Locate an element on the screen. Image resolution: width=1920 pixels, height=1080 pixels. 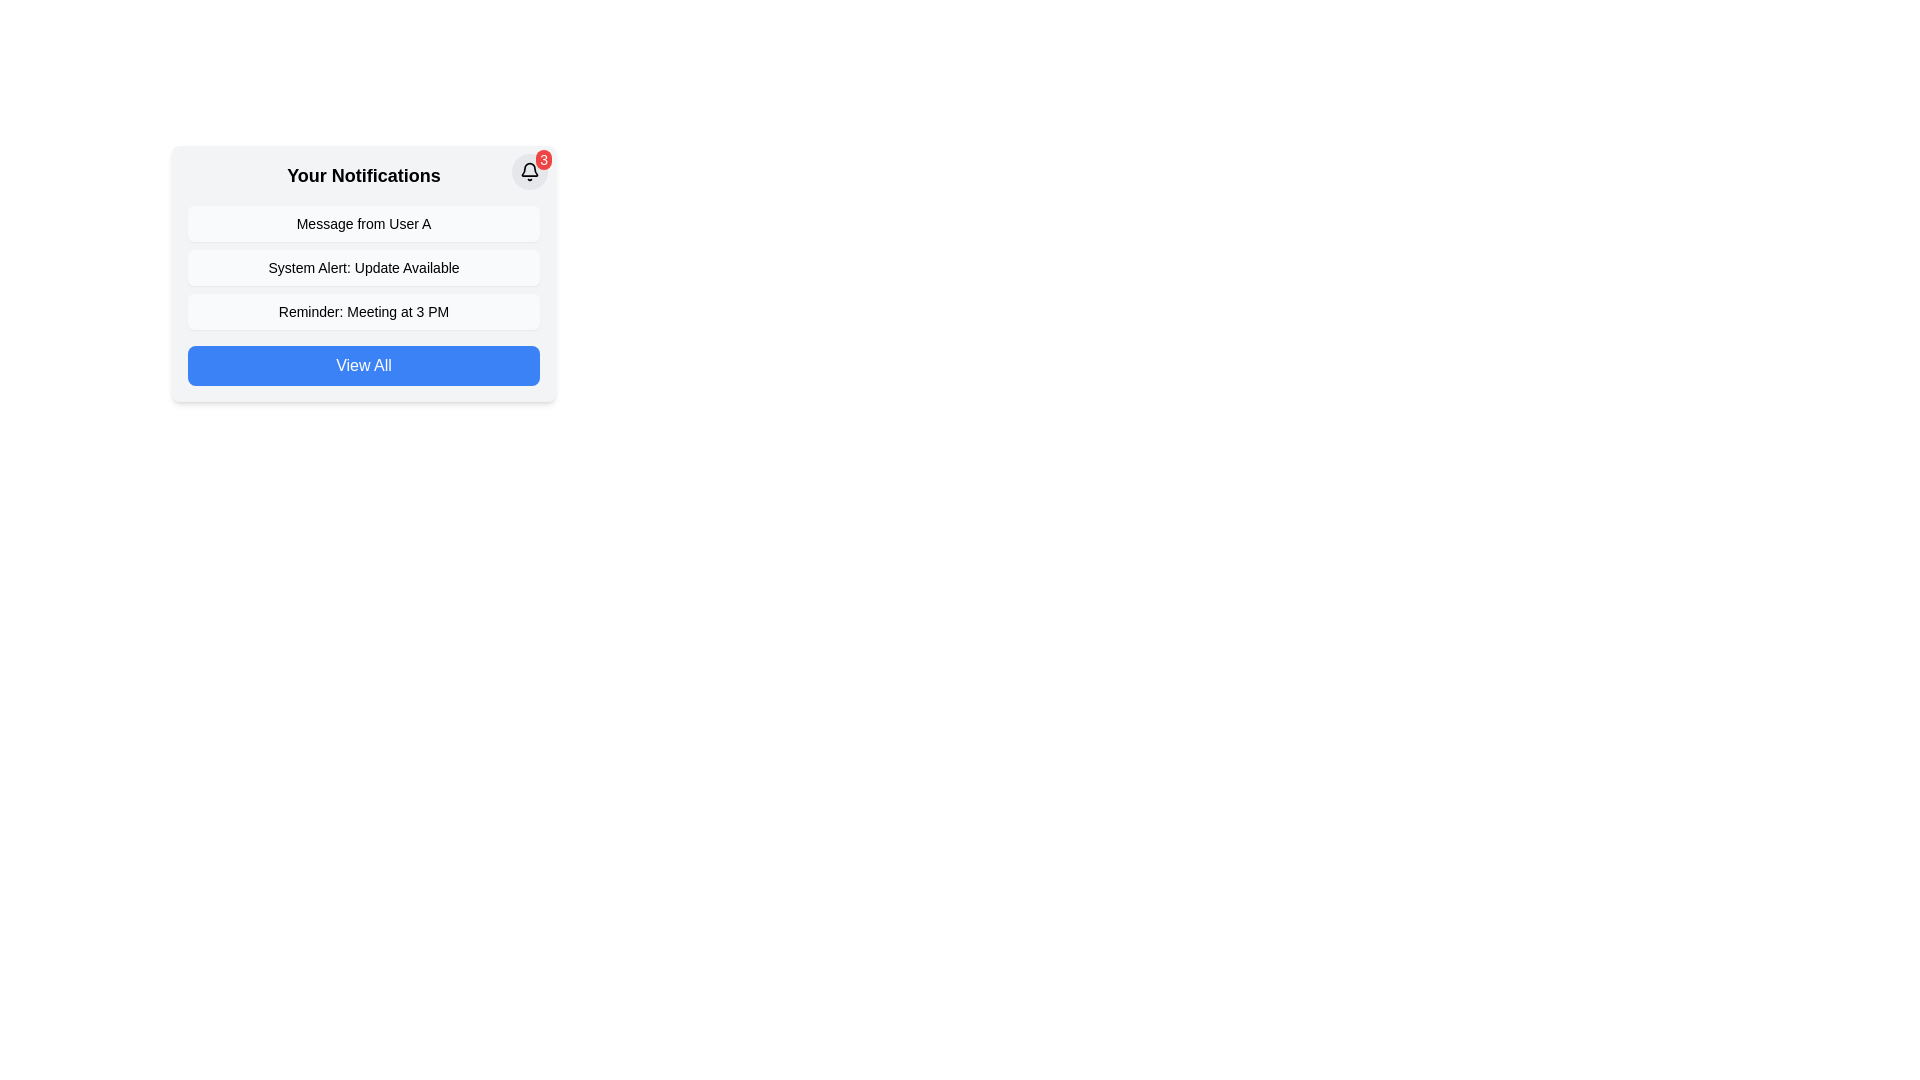
the notification badge icon displaying '3' to view notifications is located at coordinates (529, 171).